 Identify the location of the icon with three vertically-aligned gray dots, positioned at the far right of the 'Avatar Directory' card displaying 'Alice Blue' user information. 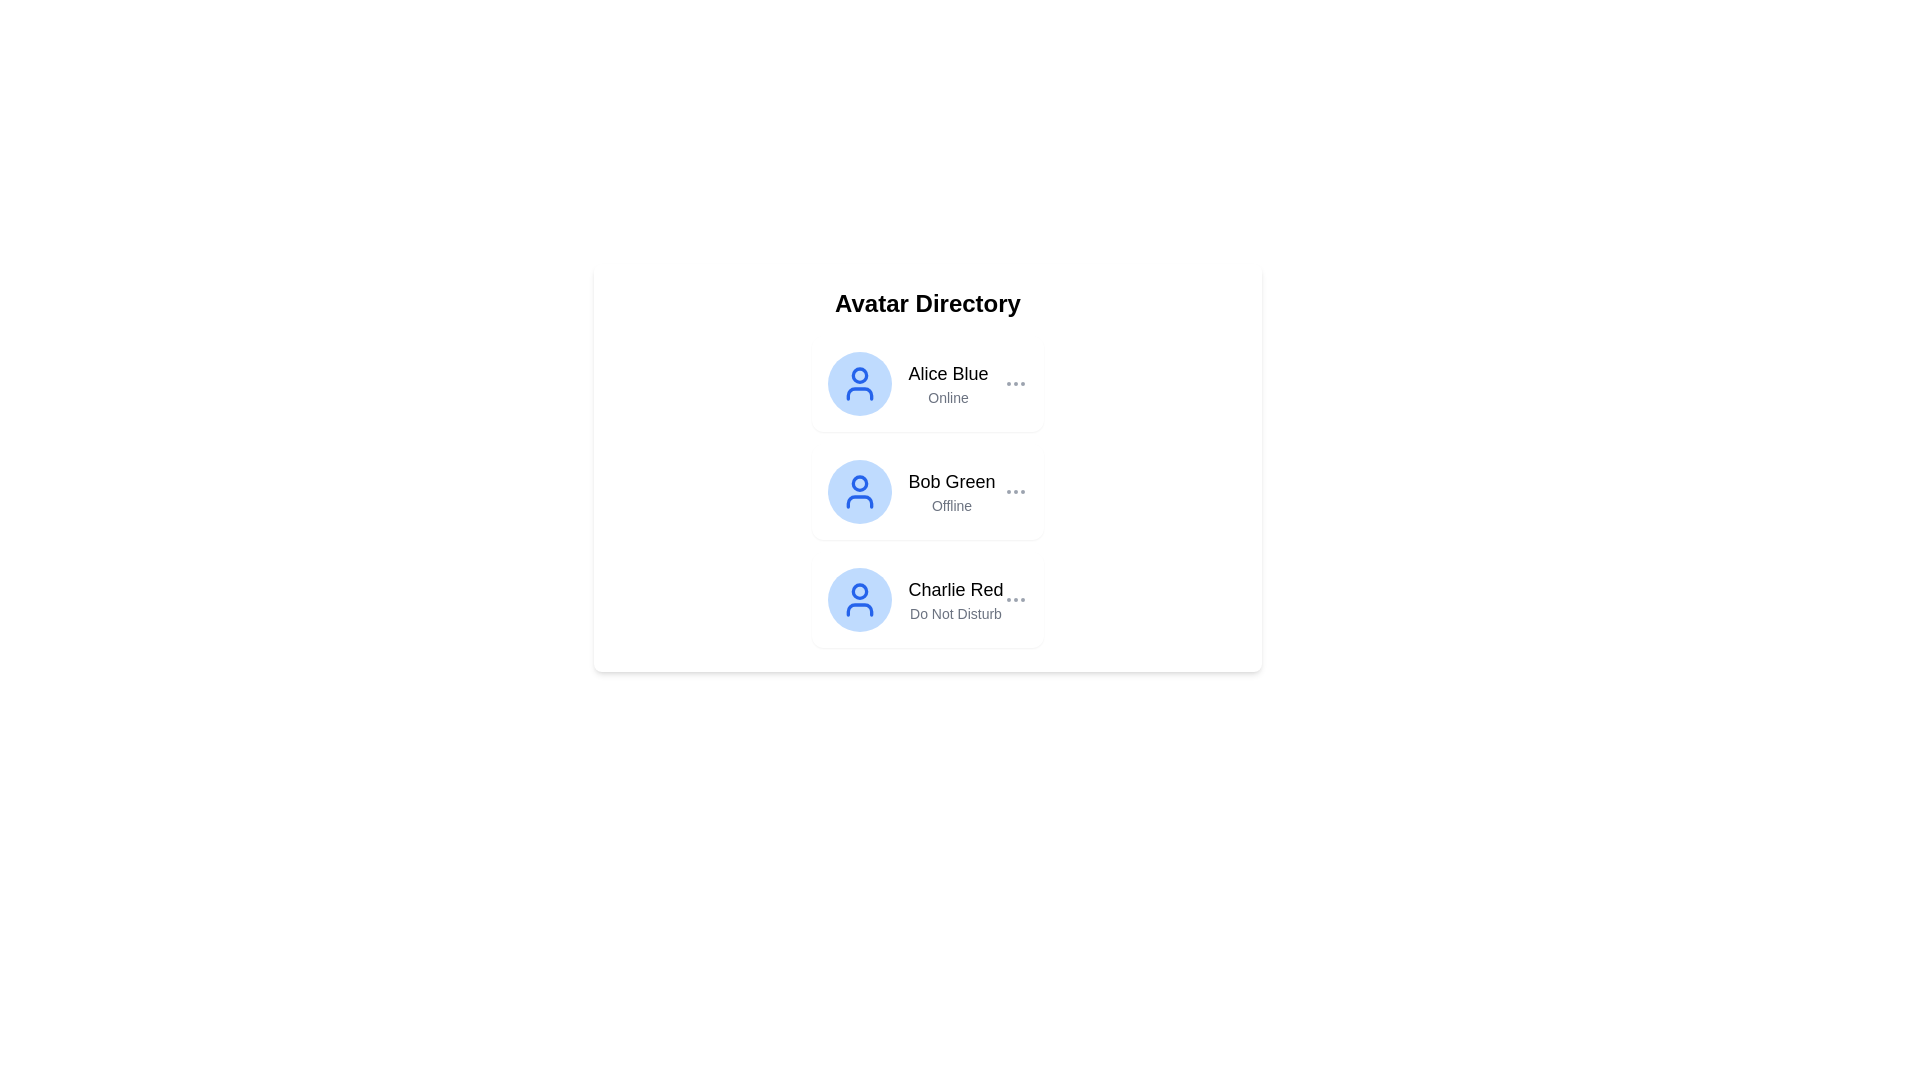
(1015, 384).